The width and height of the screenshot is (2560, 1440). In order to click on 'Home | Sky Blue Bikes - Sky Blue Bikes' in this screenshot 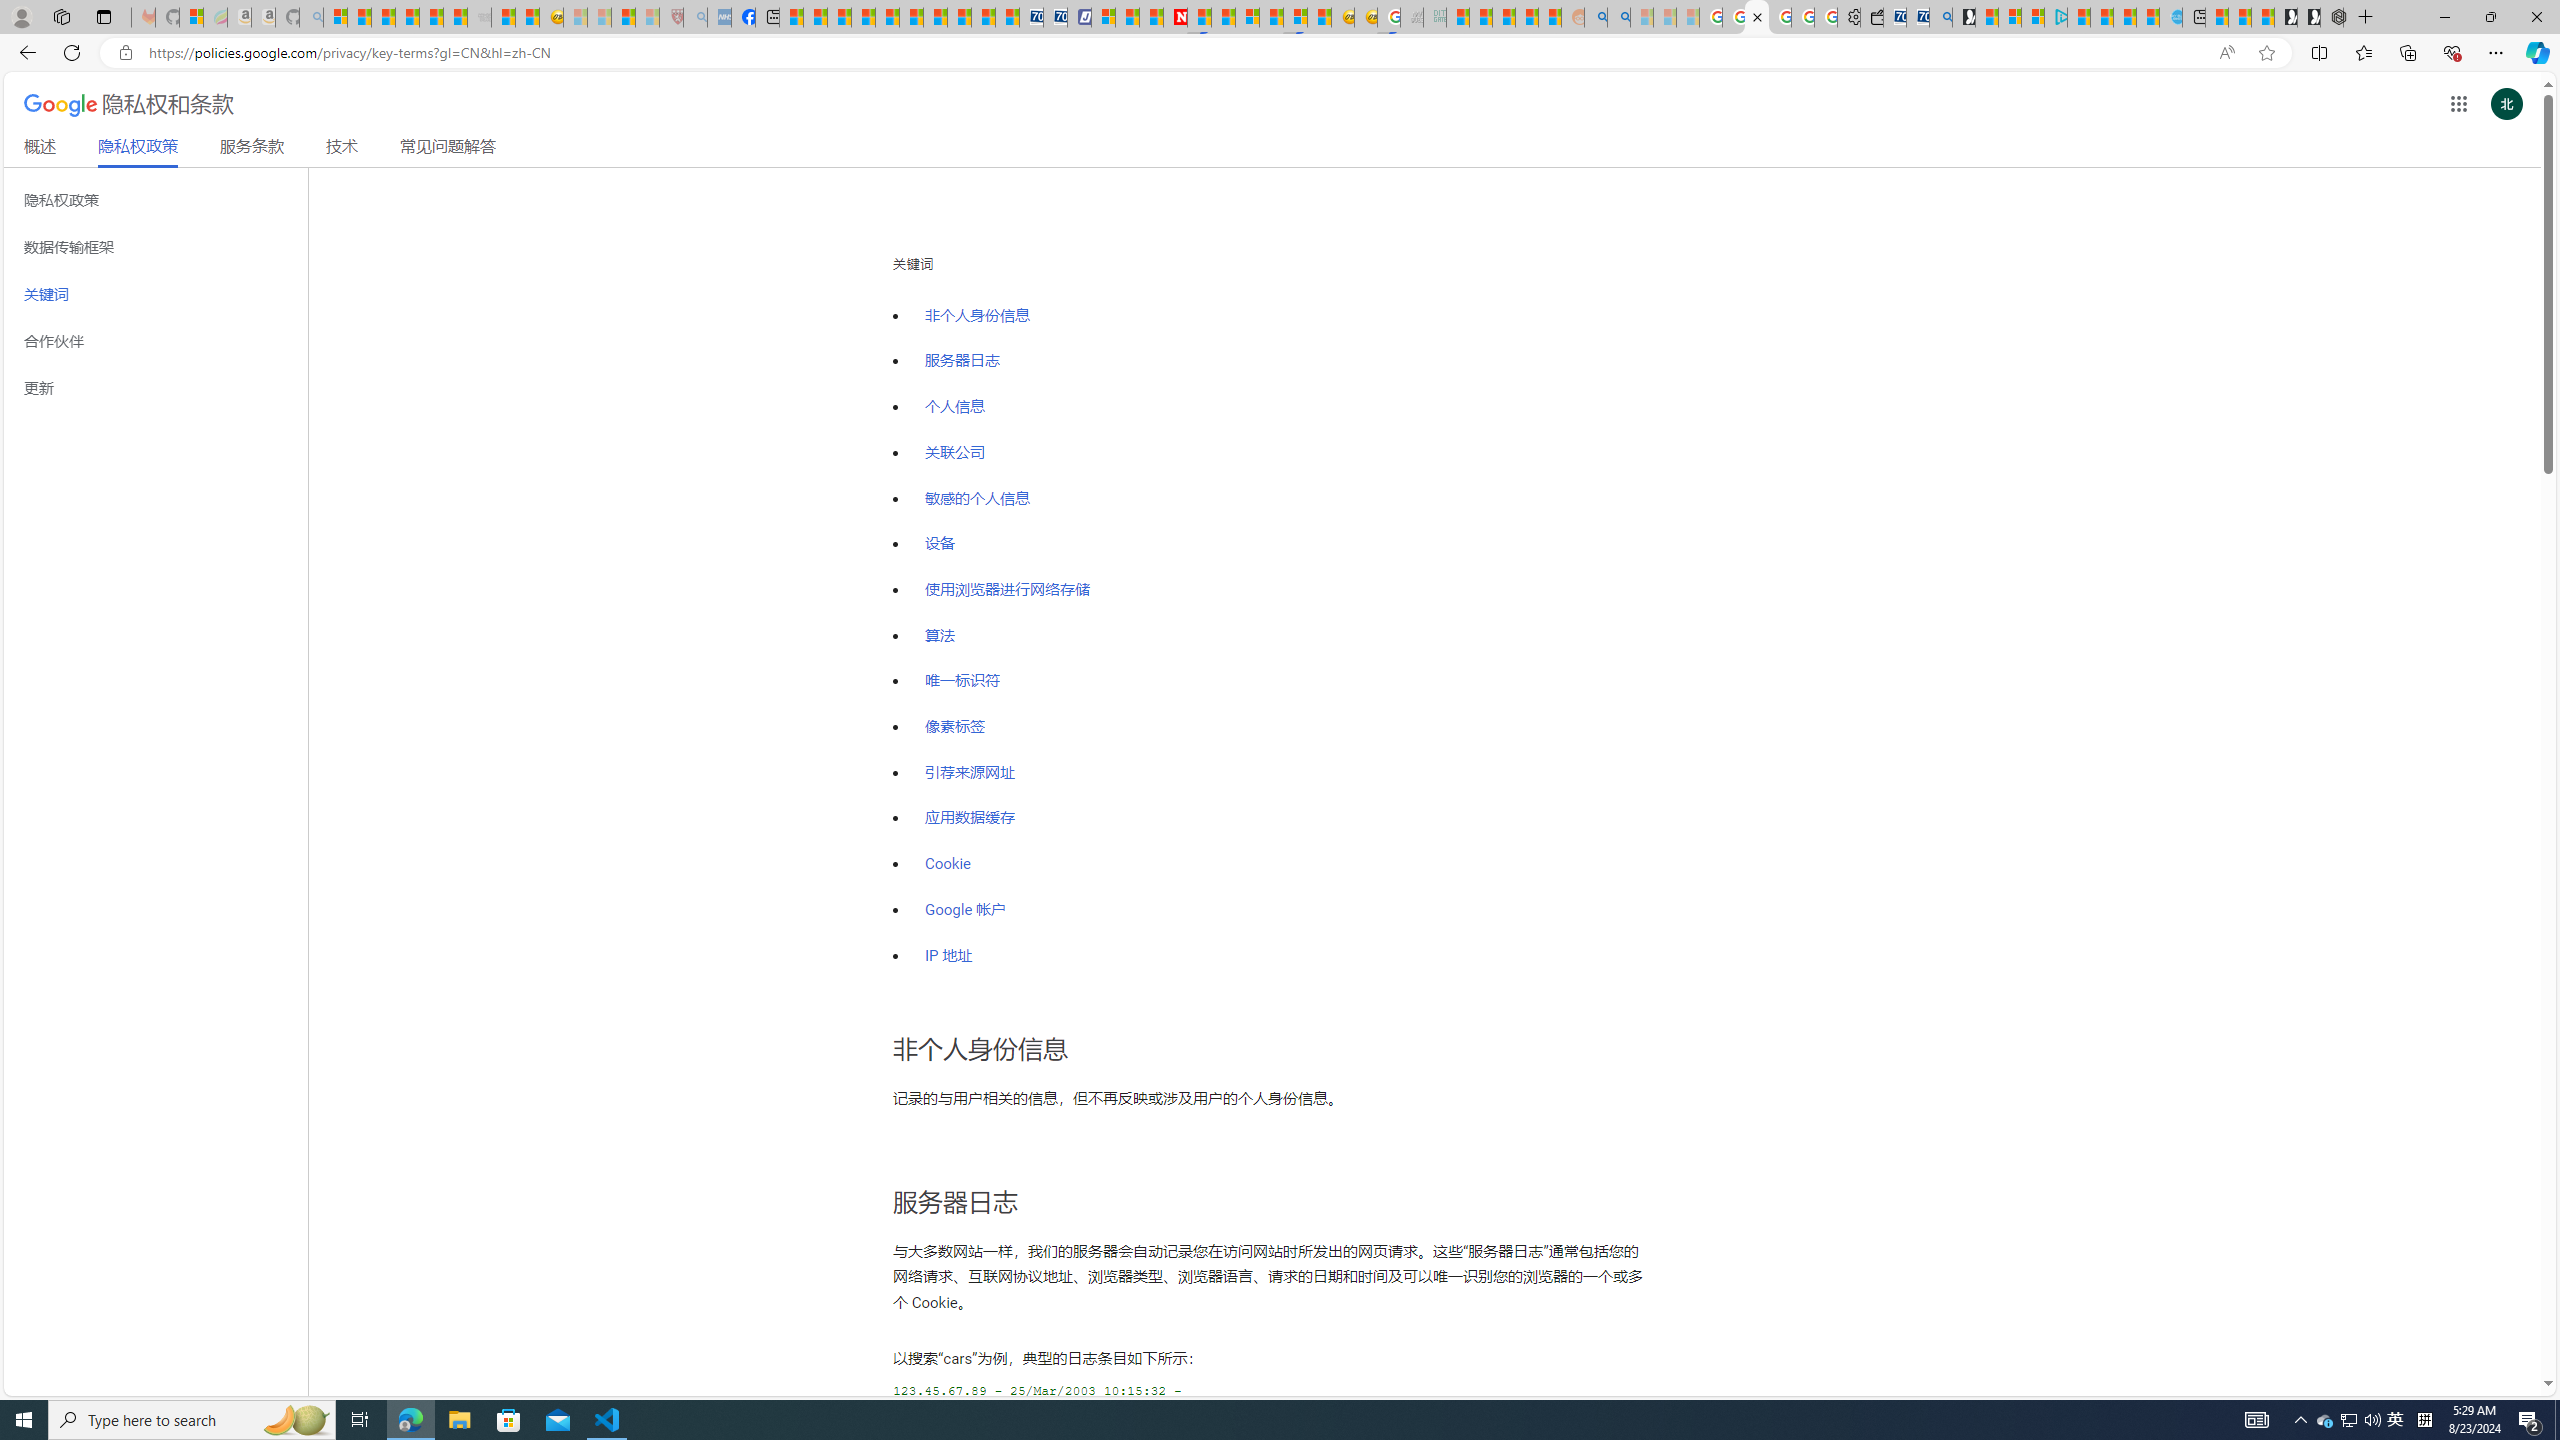, I will do `click(2169, 16)`.